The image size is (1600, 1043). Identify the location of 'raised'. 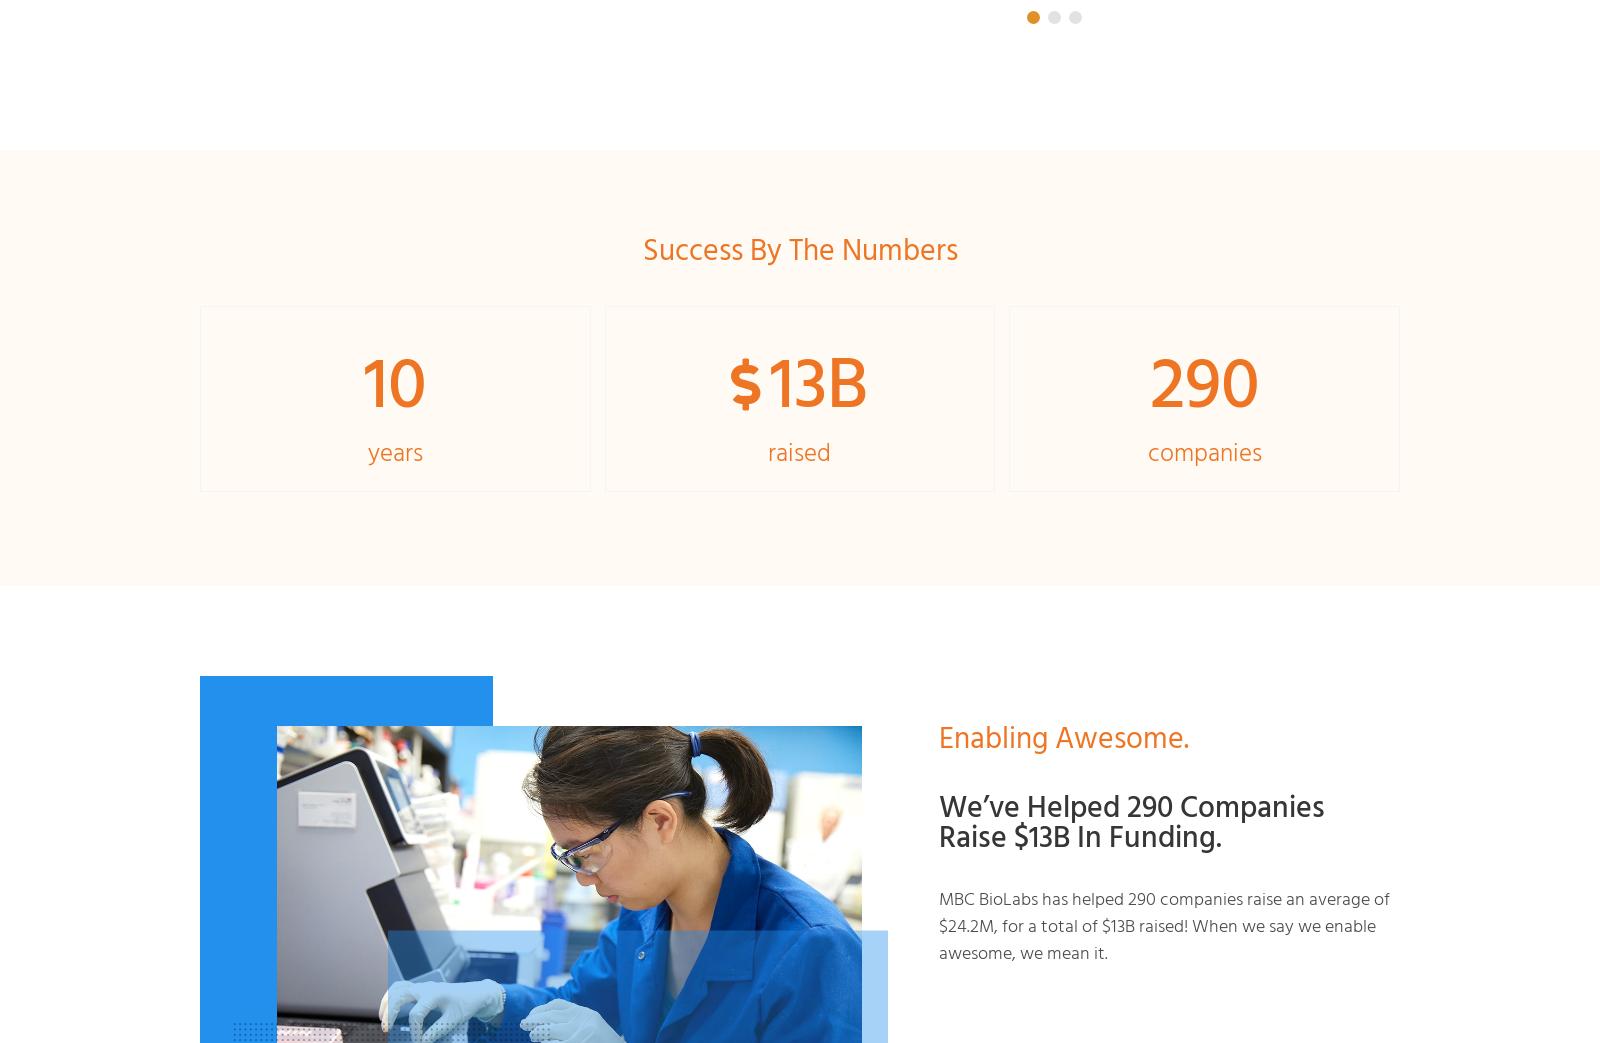
(768, 450).